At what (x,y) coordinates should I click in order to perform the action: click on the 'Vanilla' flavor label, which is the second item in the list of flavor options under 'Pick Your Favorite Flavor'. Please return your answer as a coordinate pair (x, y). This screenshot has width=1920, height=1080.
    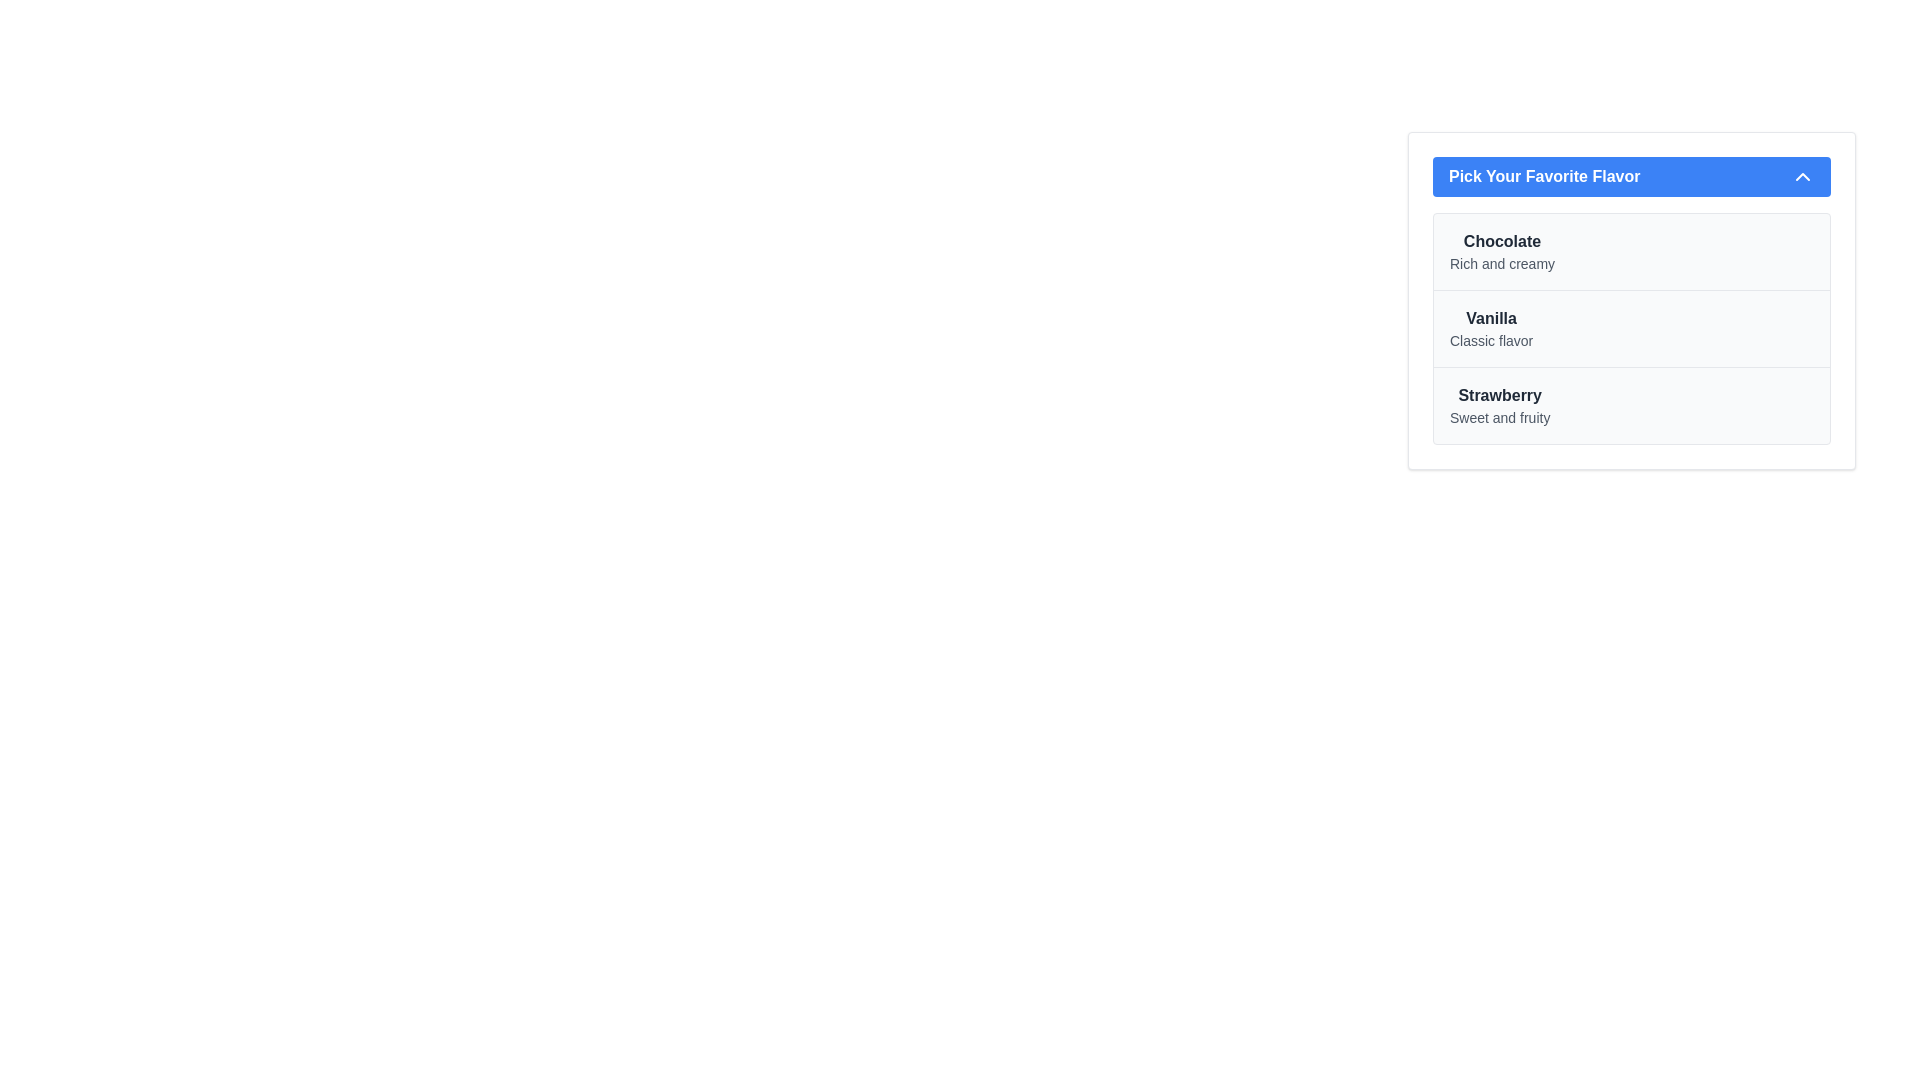
    Looking at the image, I should click on (1491, 318).